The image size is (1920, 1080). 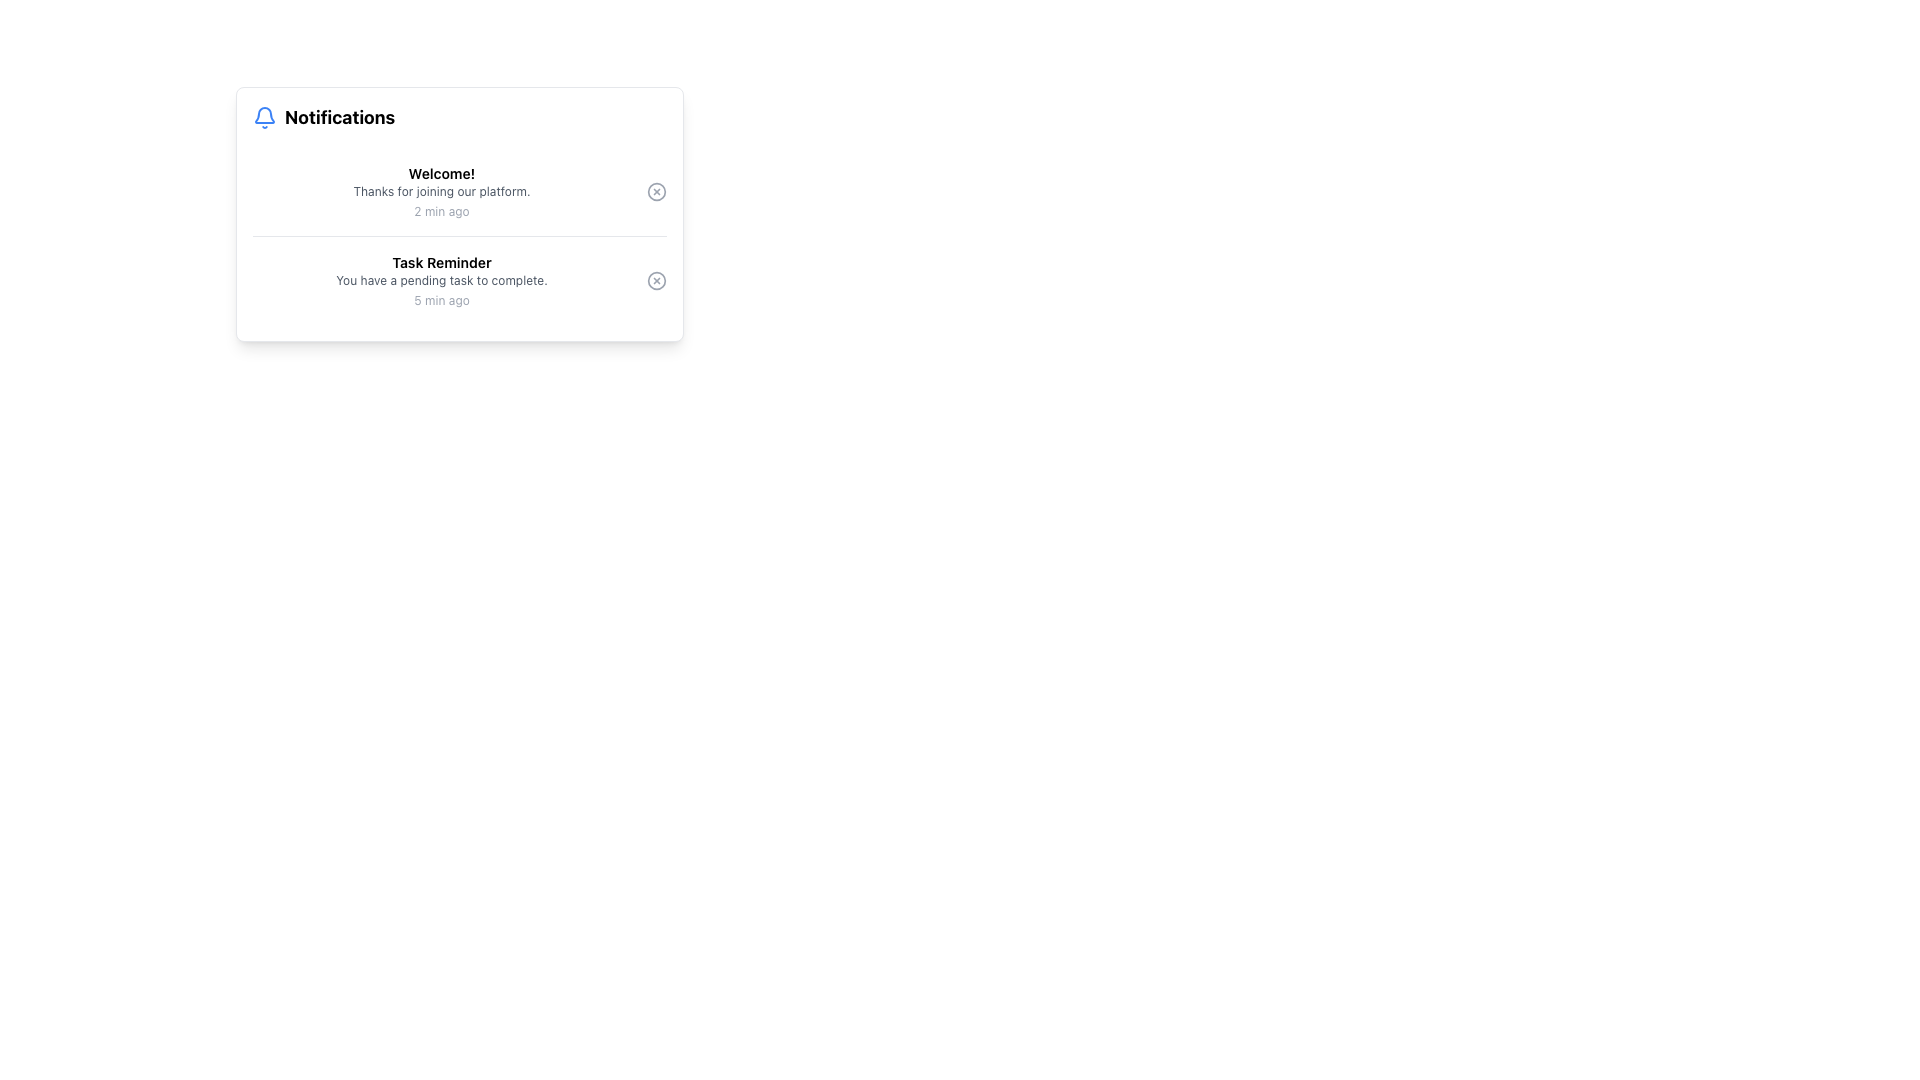 I want to click on the second notification item in the notification card that informs the user about a pending task and its creation time, so click(x=459, y=280).